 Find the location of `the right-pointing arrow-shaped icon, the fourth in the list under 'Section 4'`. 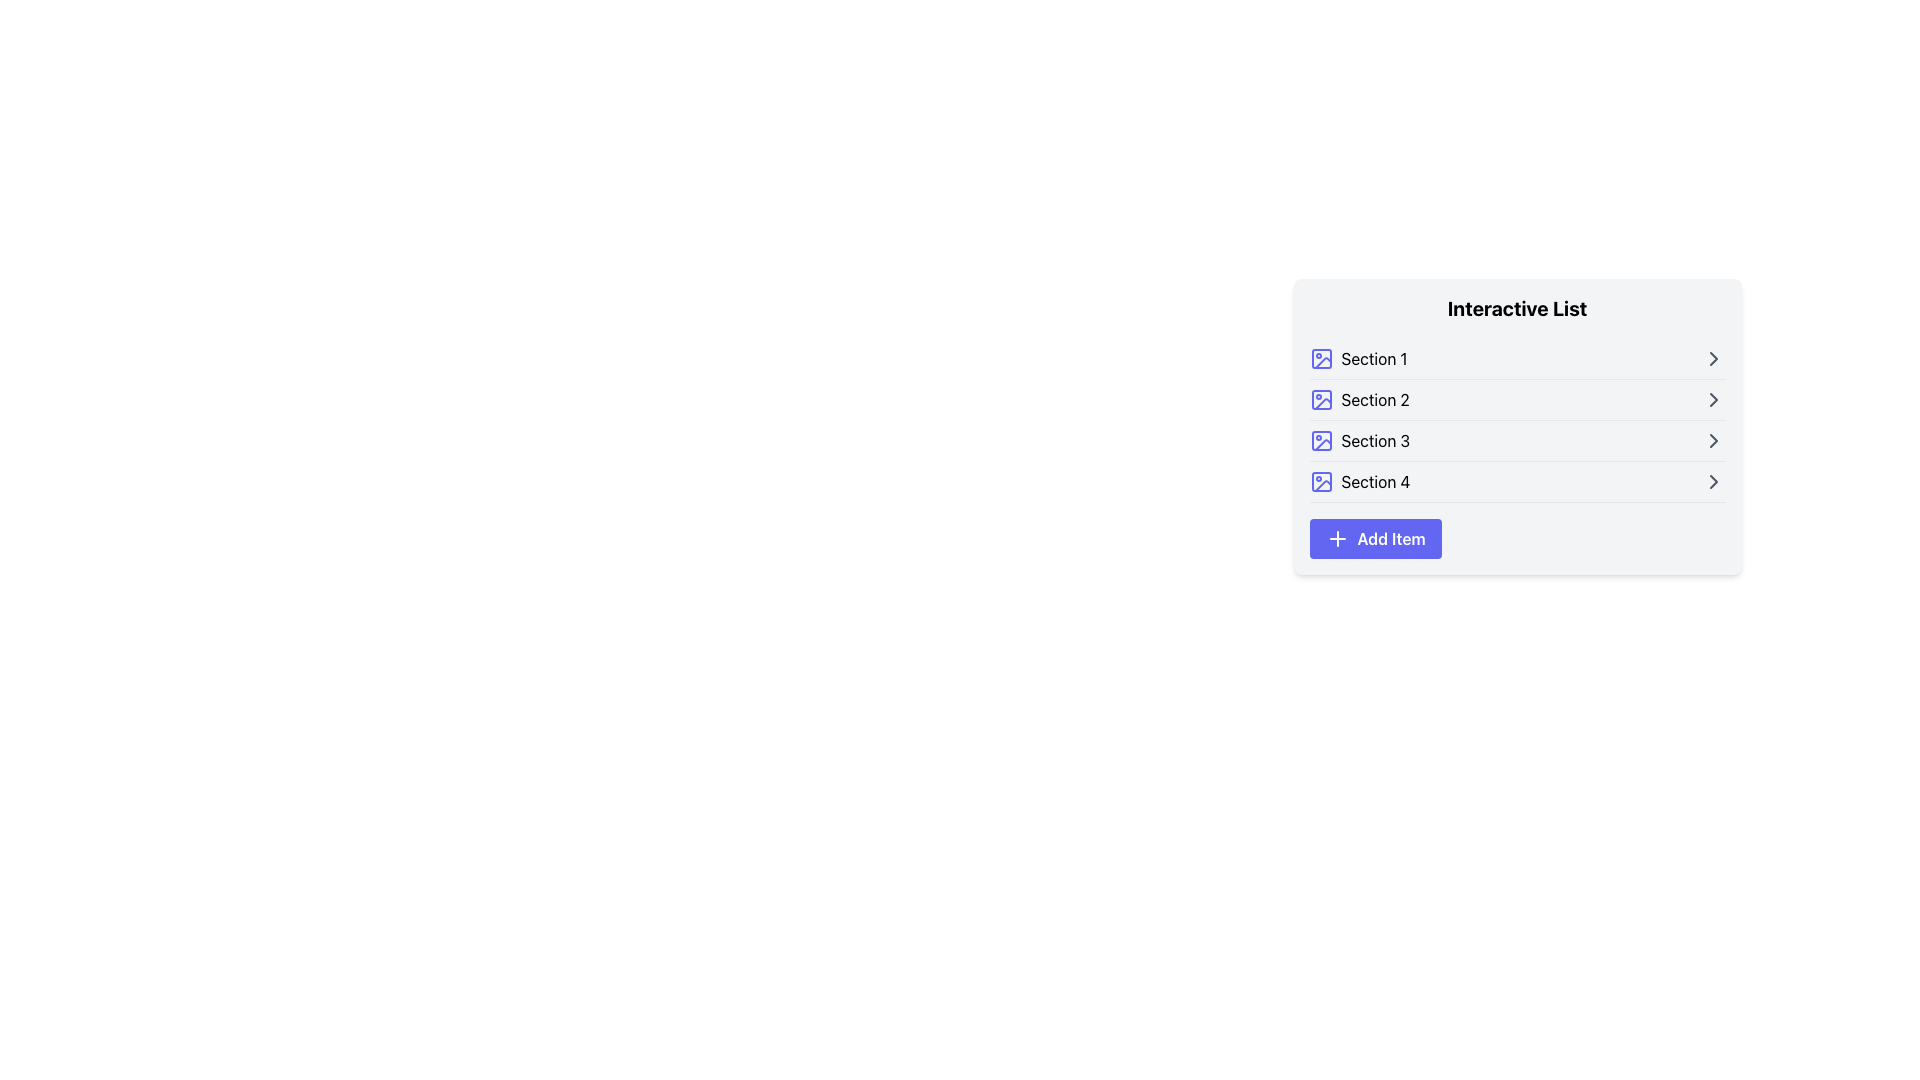

the right-pointing arrow-shaped icon, the fourth in the list under 'Section 4' is located at coordinates (1712, 482).